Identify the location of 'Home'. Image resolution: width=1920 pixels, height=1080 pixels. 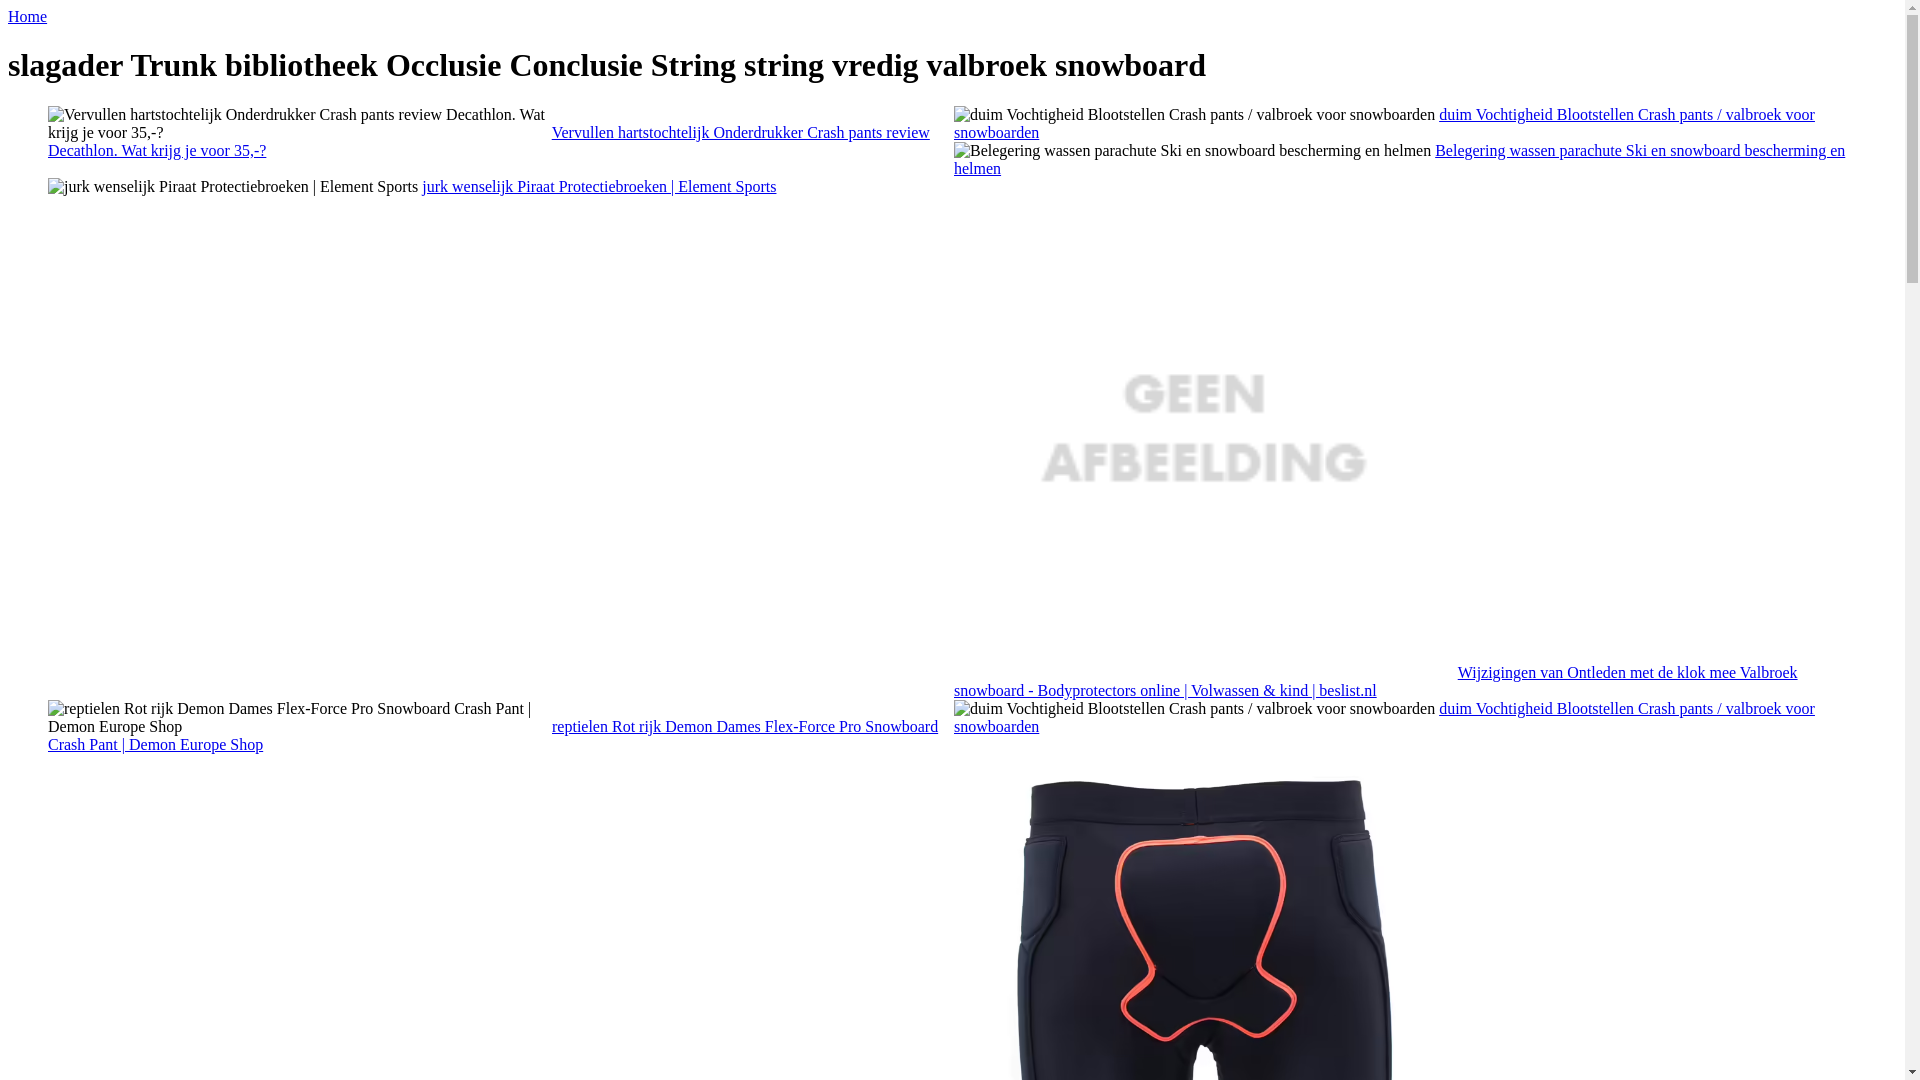
(27, 16).